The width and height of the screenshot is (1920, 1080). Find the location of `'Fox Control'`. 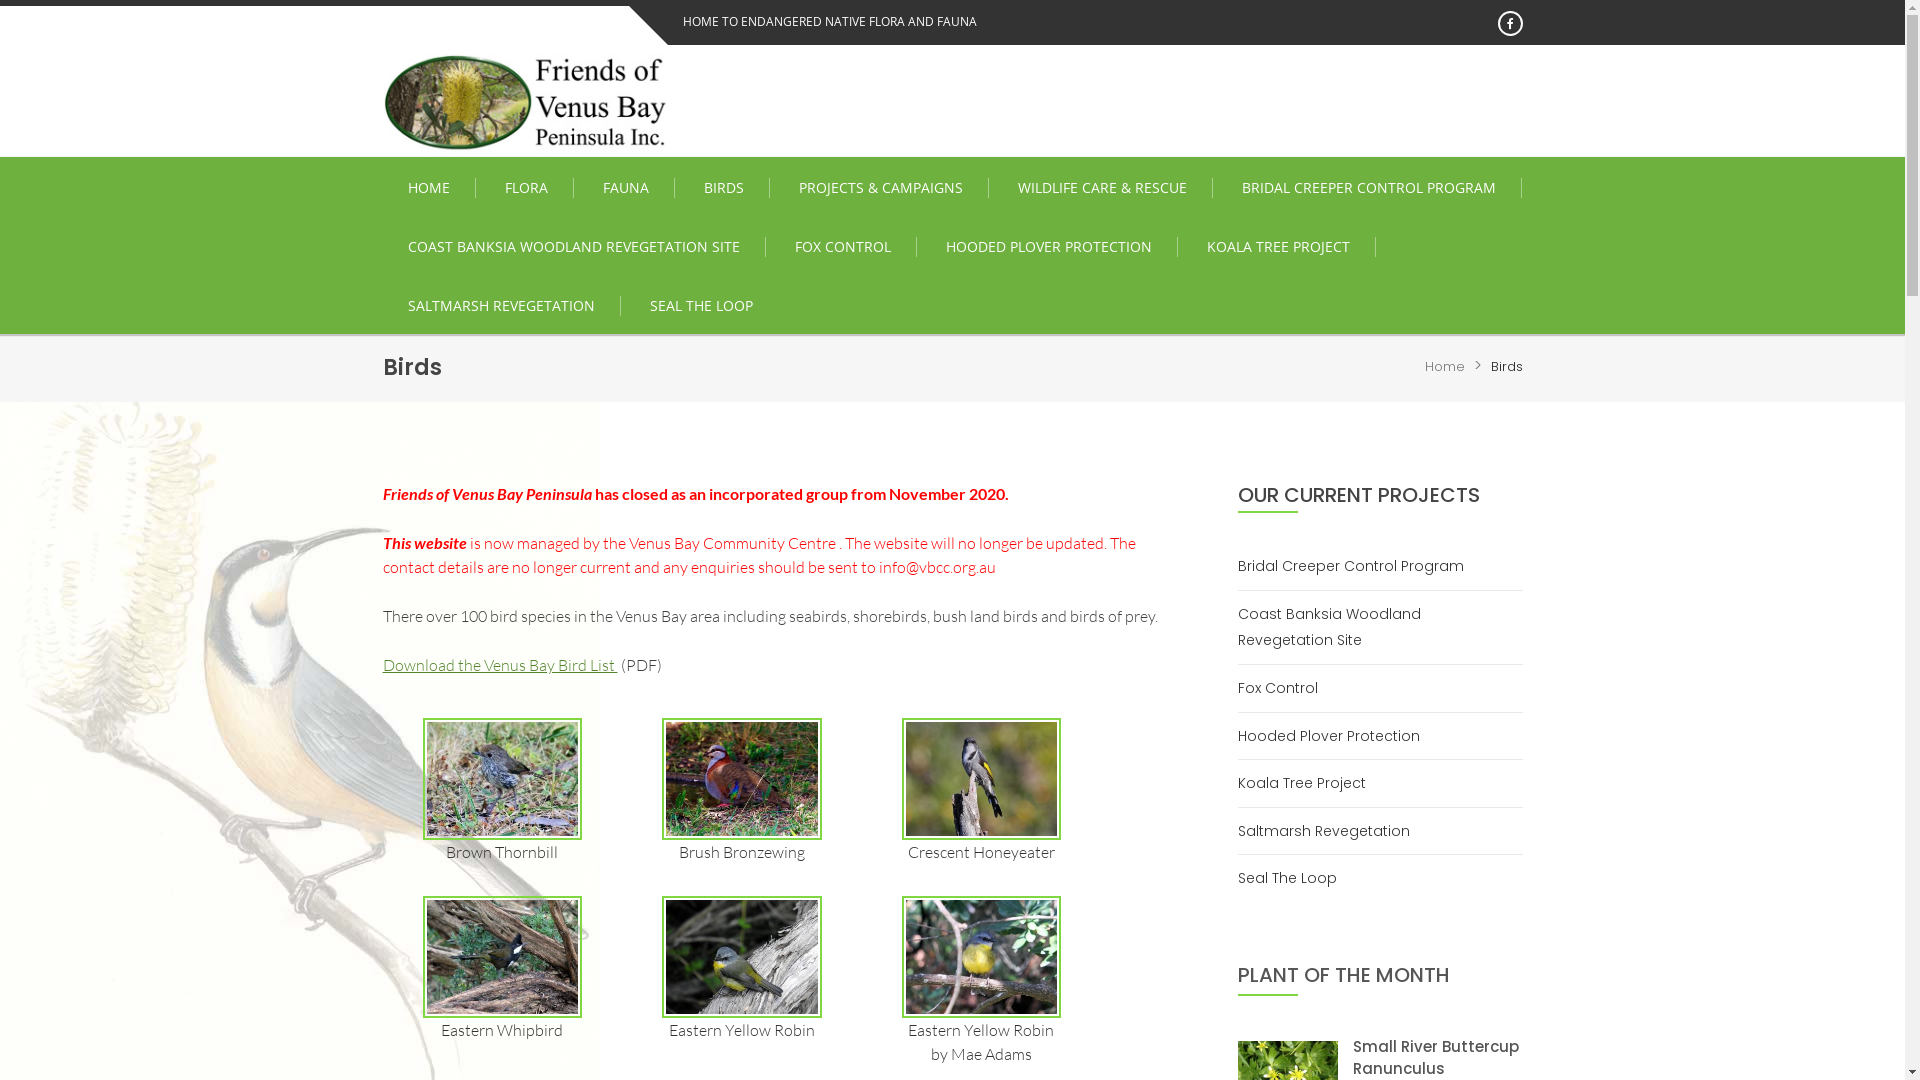

'Fox Control' is located at coordinates (1285, 687).